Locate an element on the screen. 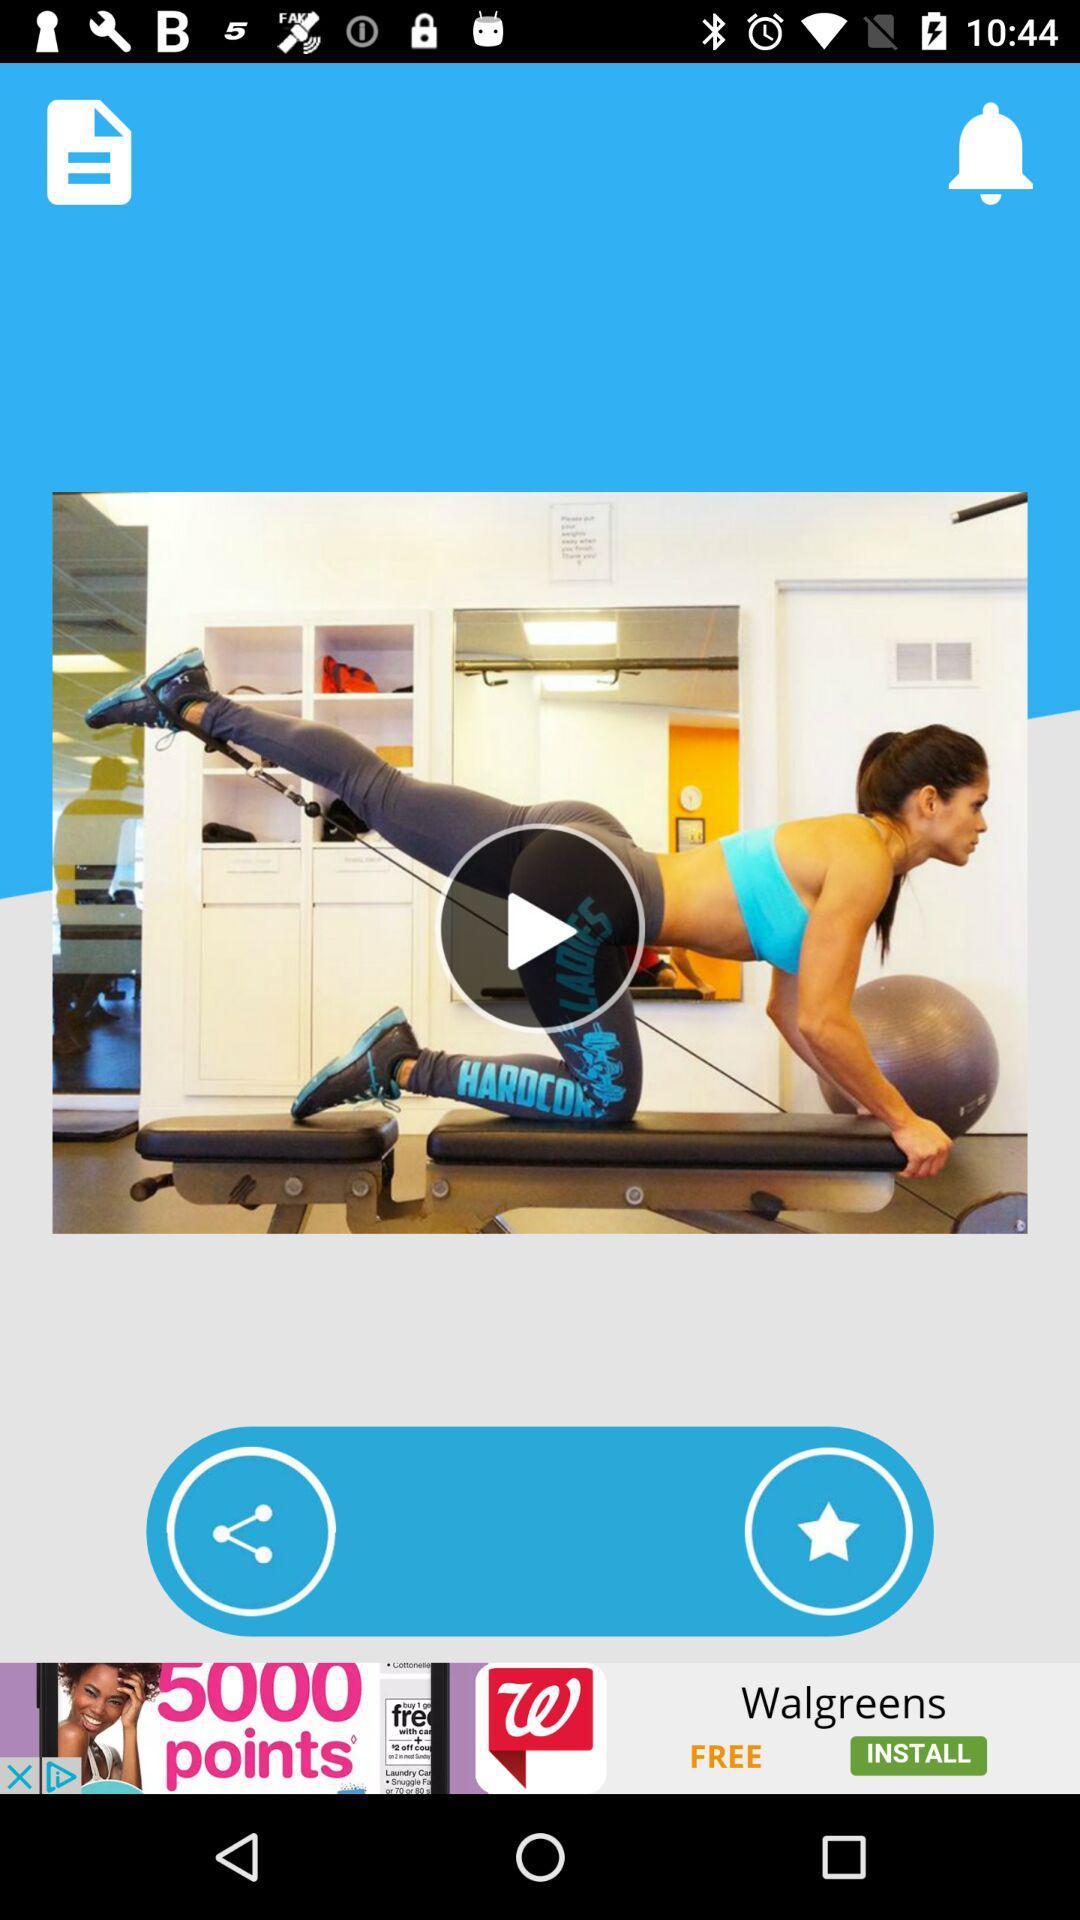 The height and width of the screenshot is (1920, 1080). redirects you to offer page is located at coordinates (540, 1727).